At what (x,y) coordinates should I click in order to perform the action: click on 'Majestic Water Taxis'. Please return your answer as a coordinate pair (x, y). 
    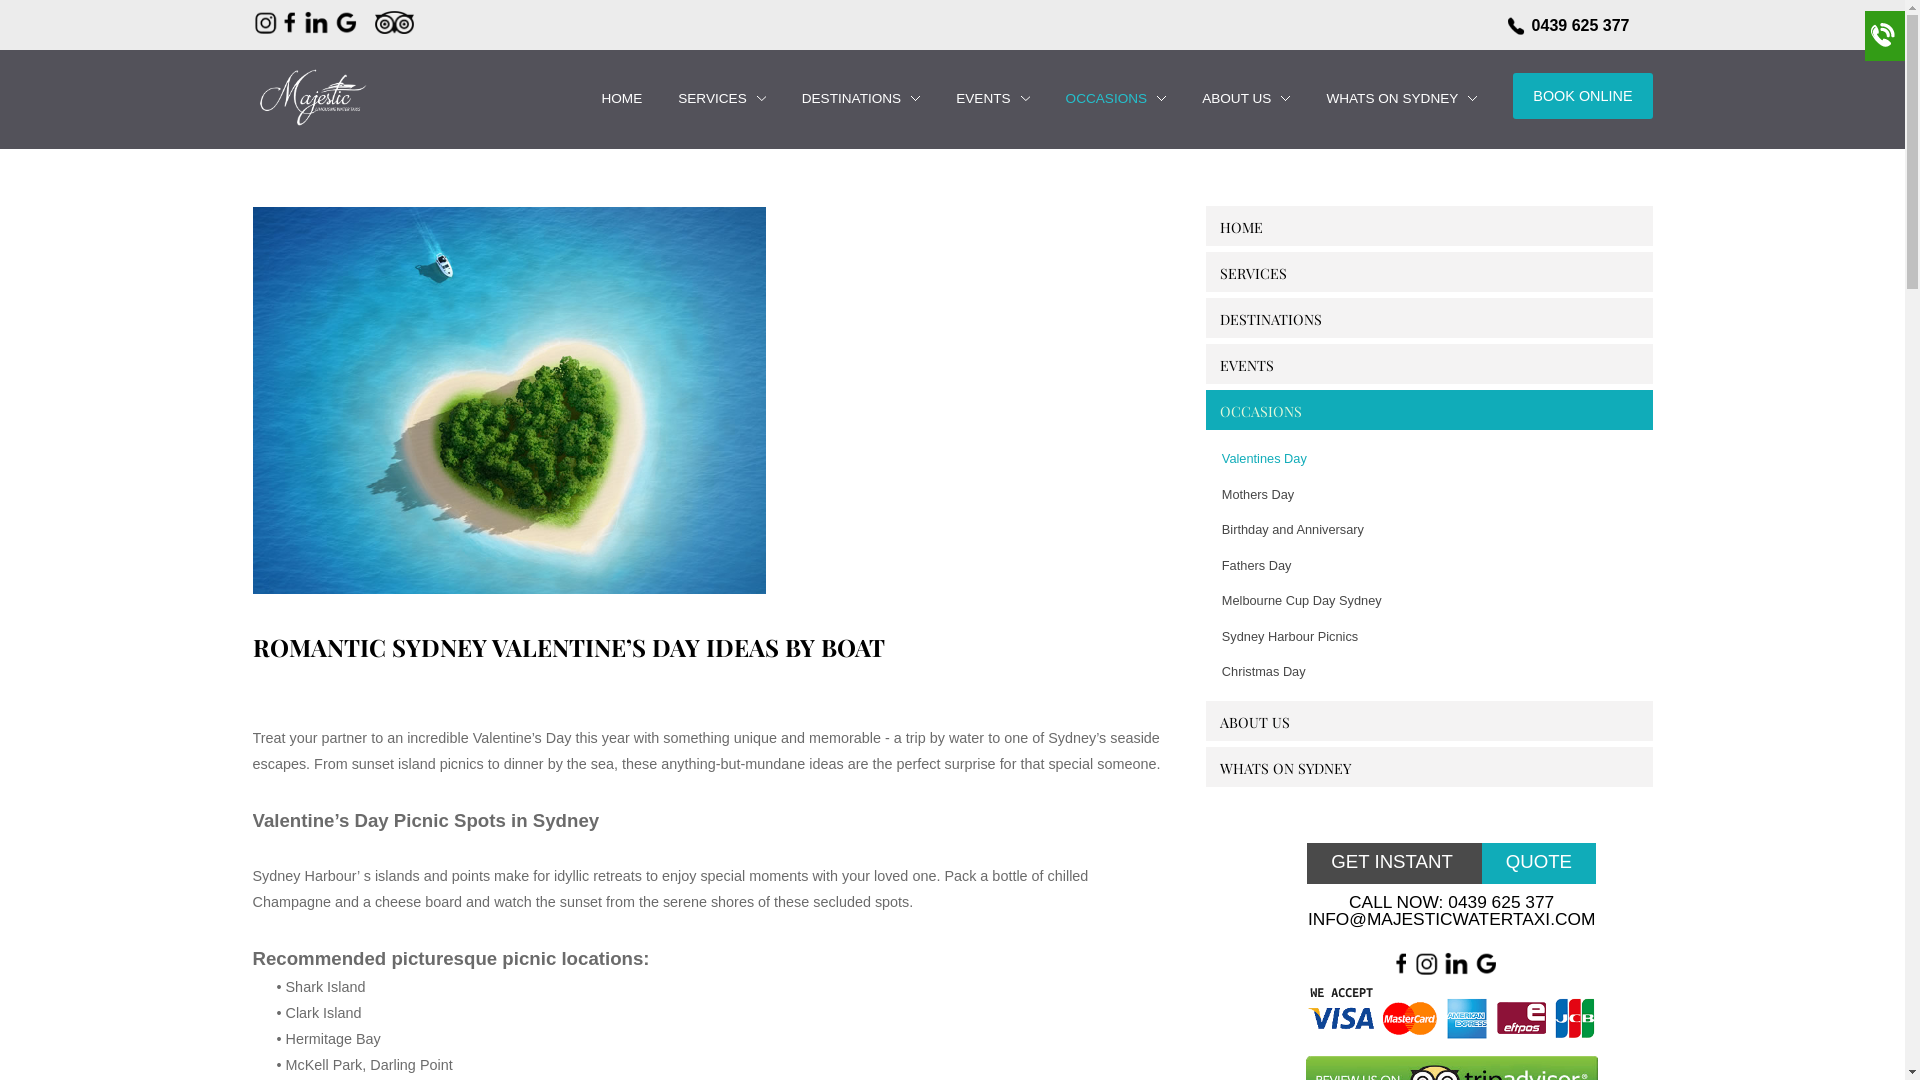
    Looking at the image, I should click on (309, 96).